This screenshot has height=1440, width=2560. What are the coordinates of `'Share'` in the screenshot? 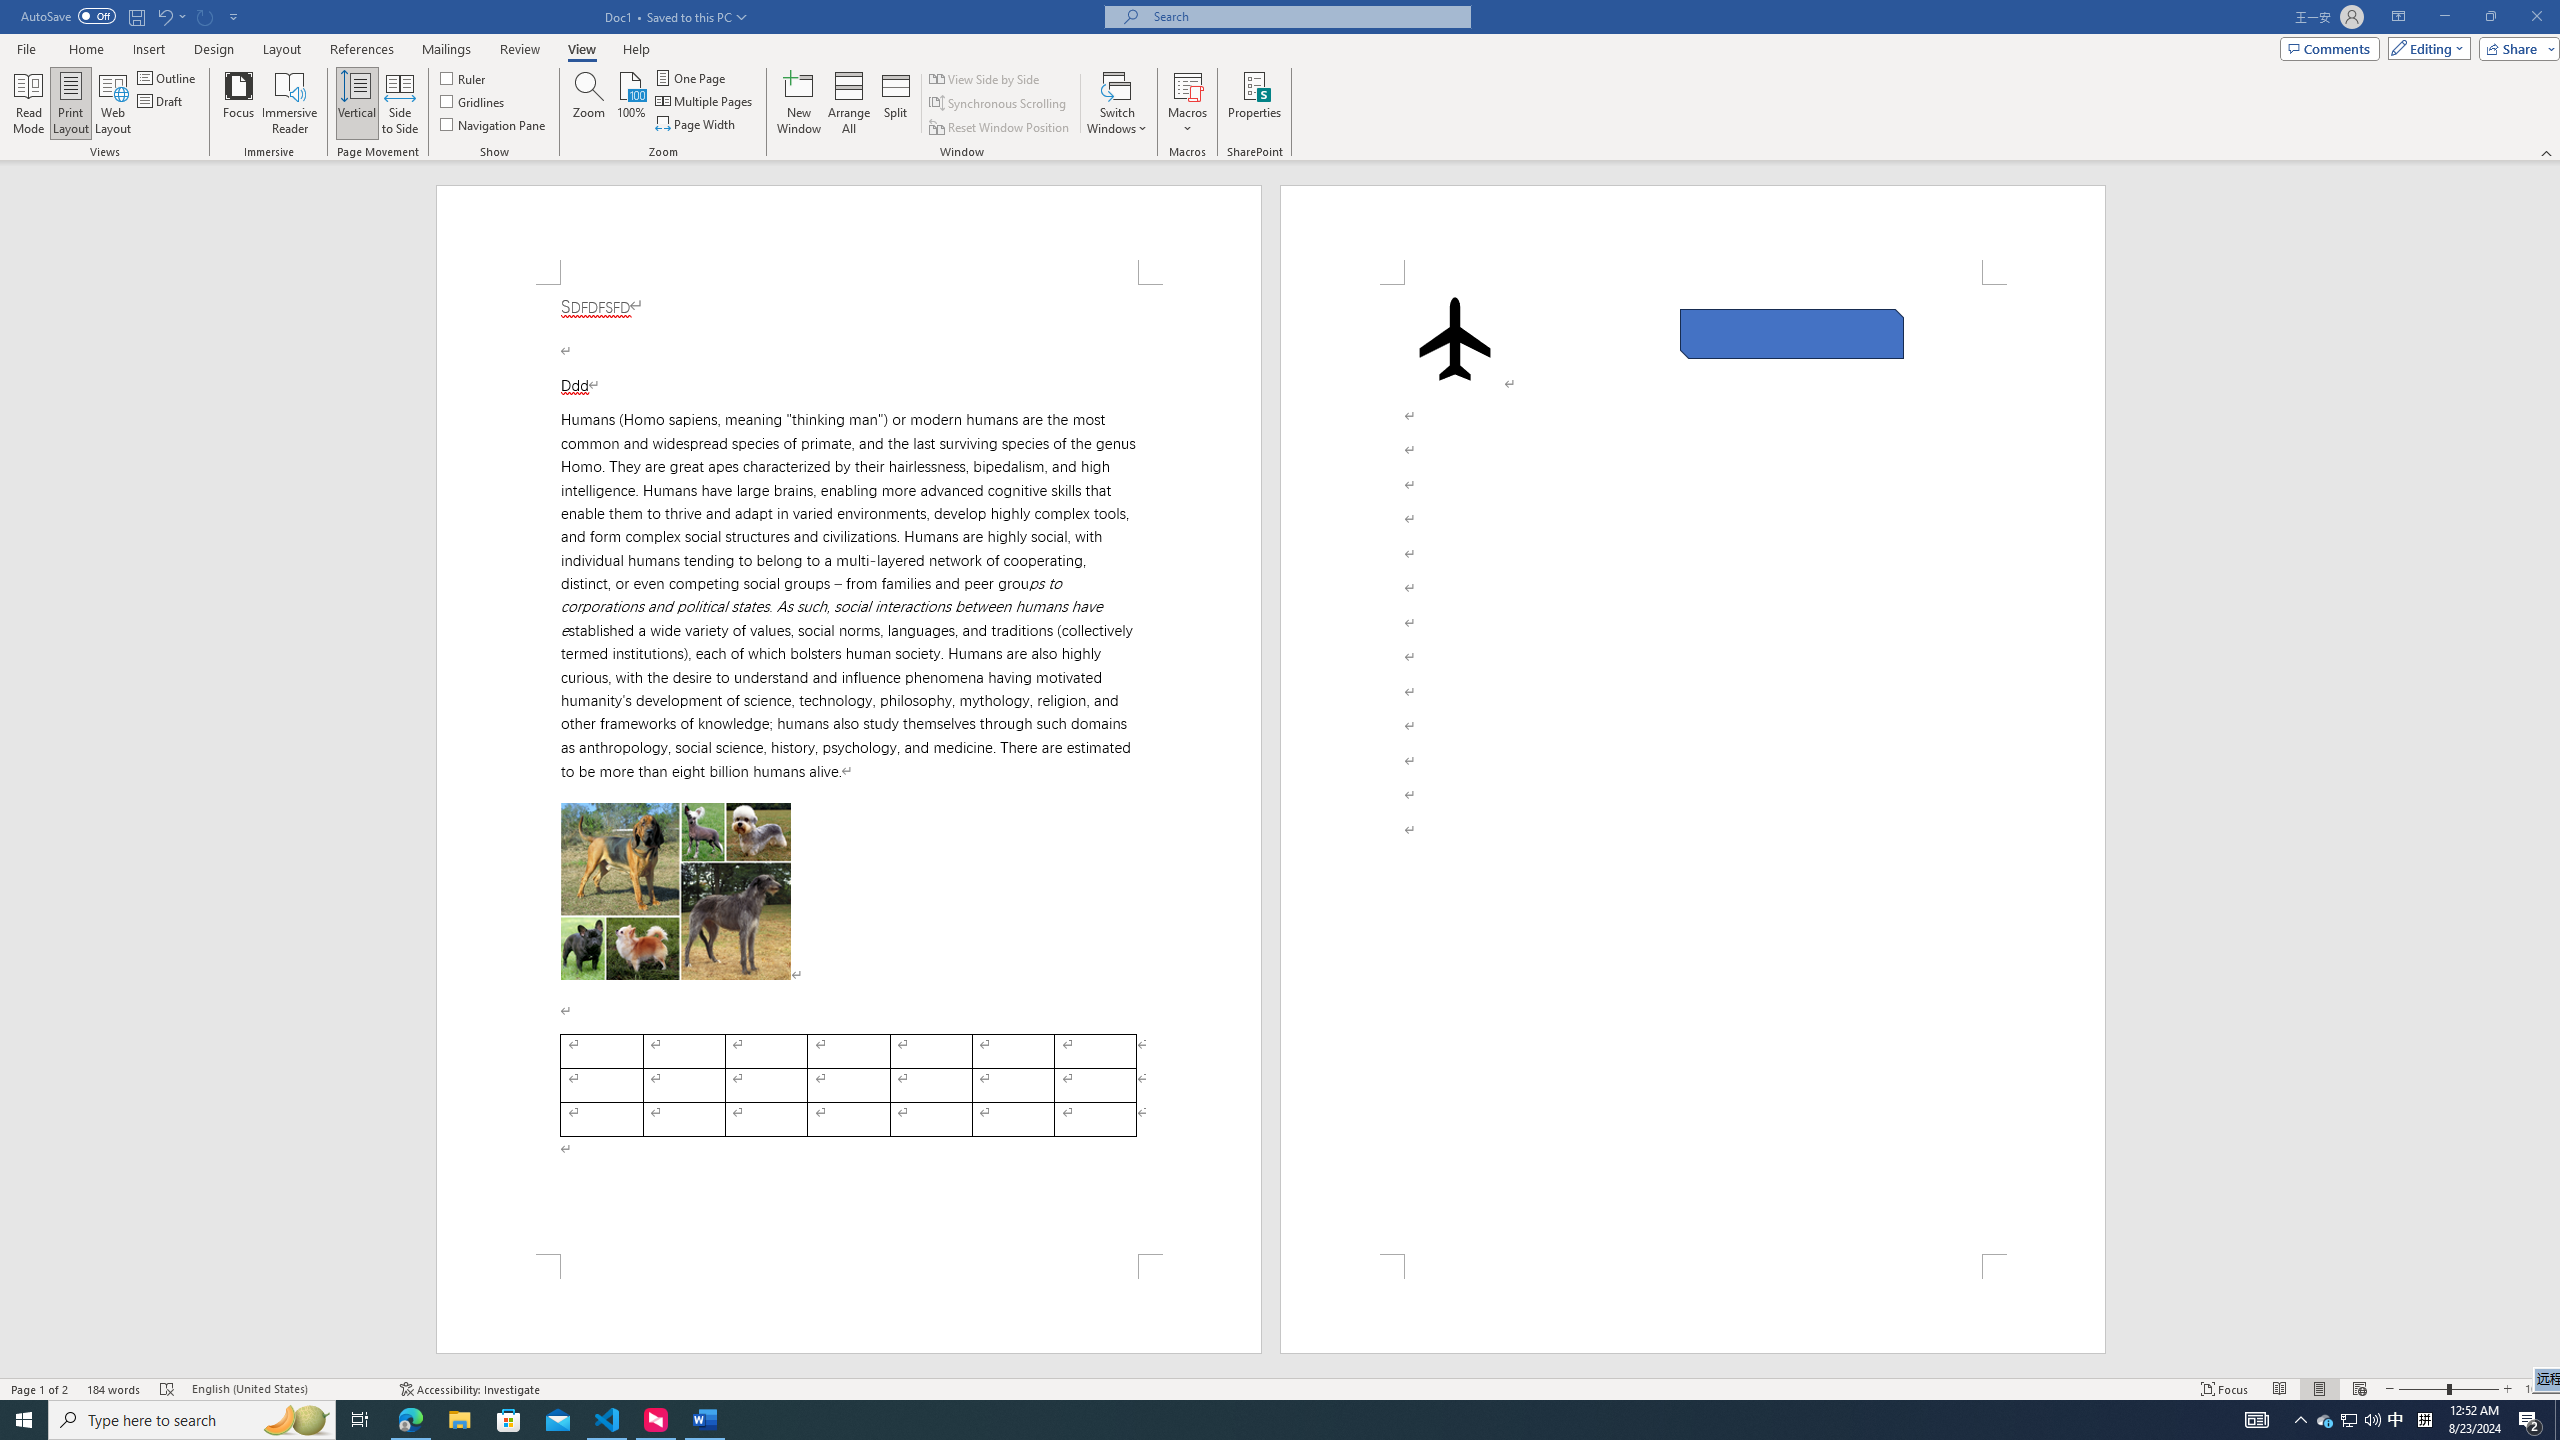 It's located at (2515, 47).